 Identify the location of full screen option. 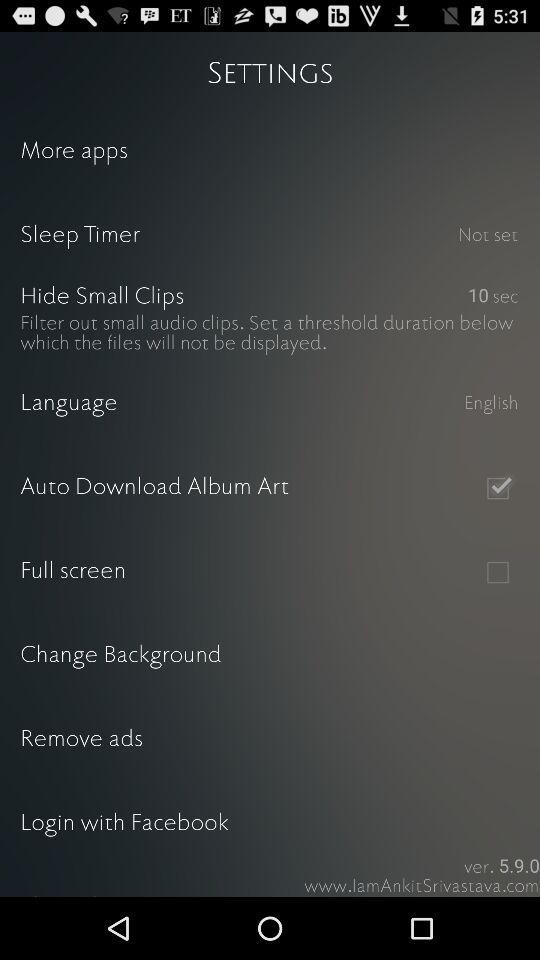
(496, 572).